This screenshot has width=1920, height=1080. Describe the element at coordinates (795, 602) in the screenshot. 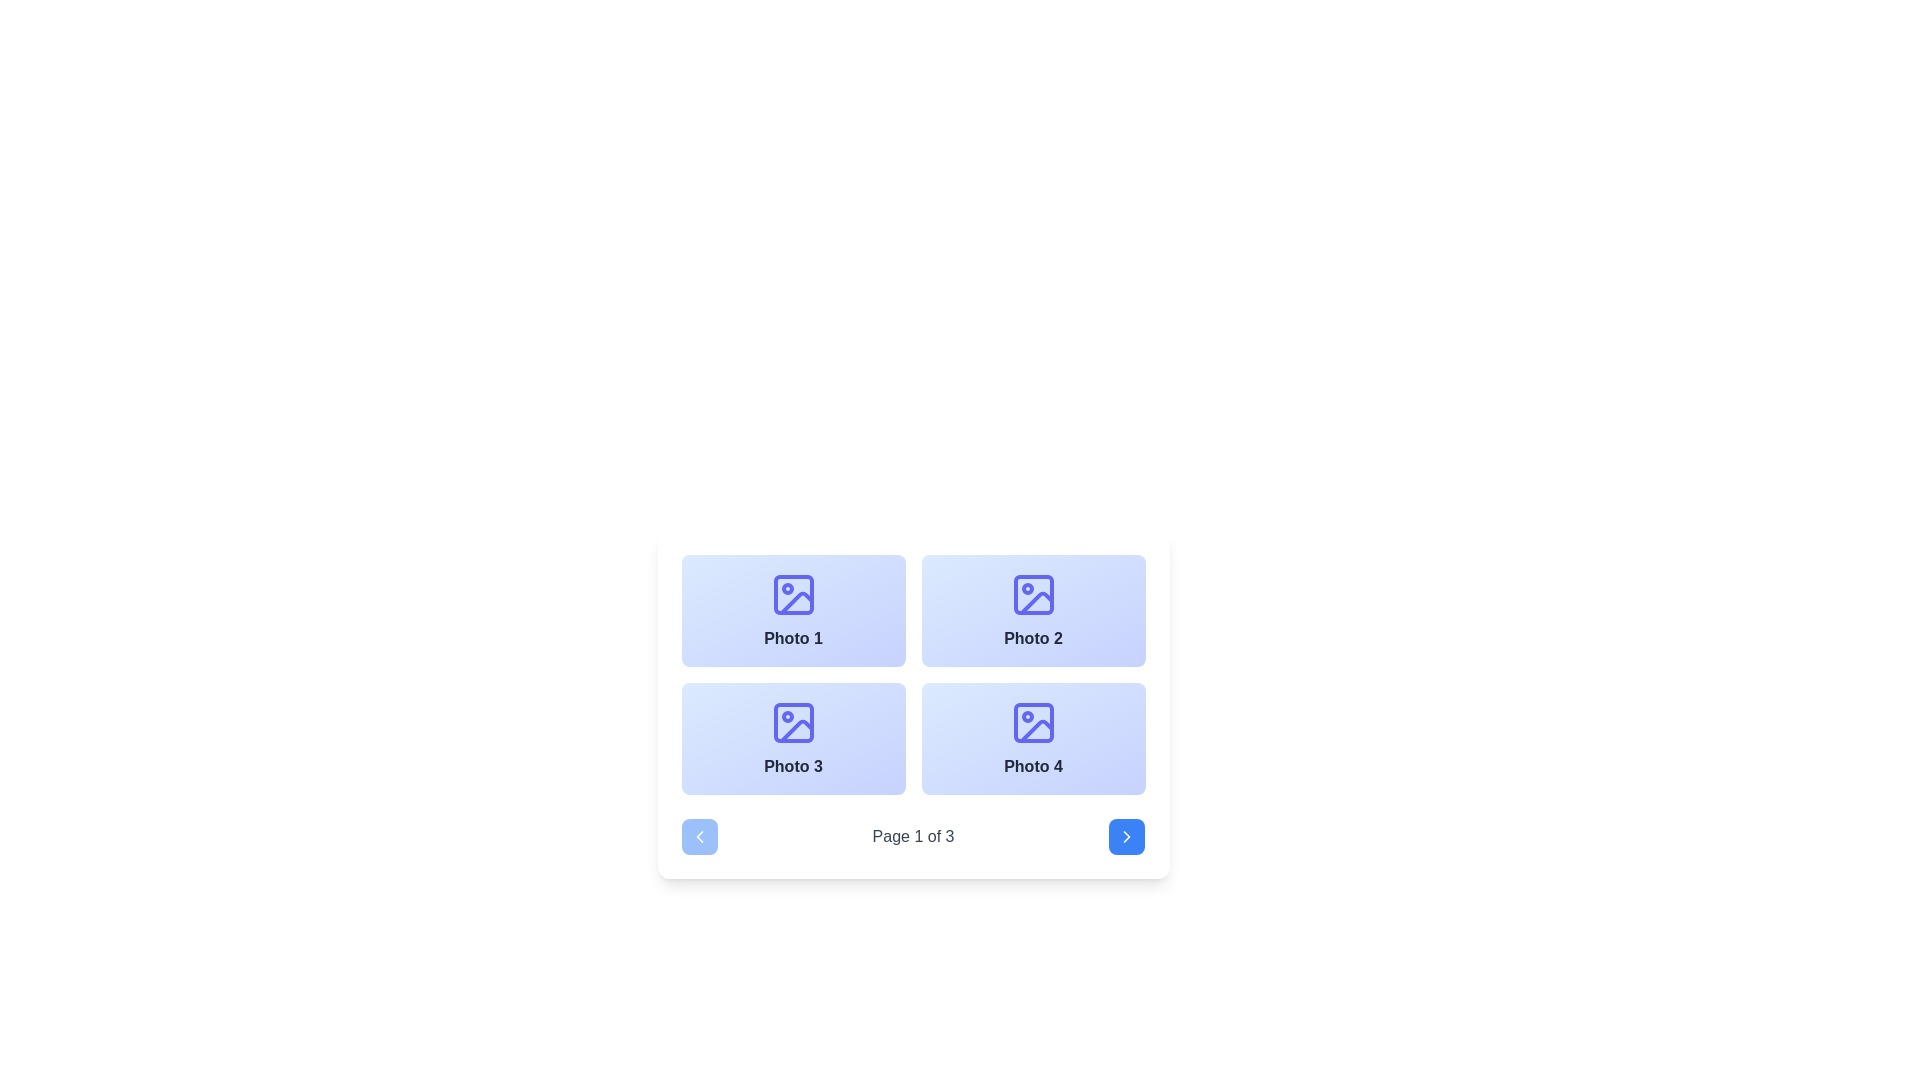

I see `the slanted line vector graphic with a small triangular curve, part of the 'Photo 1' icon box in the top-left quadrant of the grid layout` at that location.